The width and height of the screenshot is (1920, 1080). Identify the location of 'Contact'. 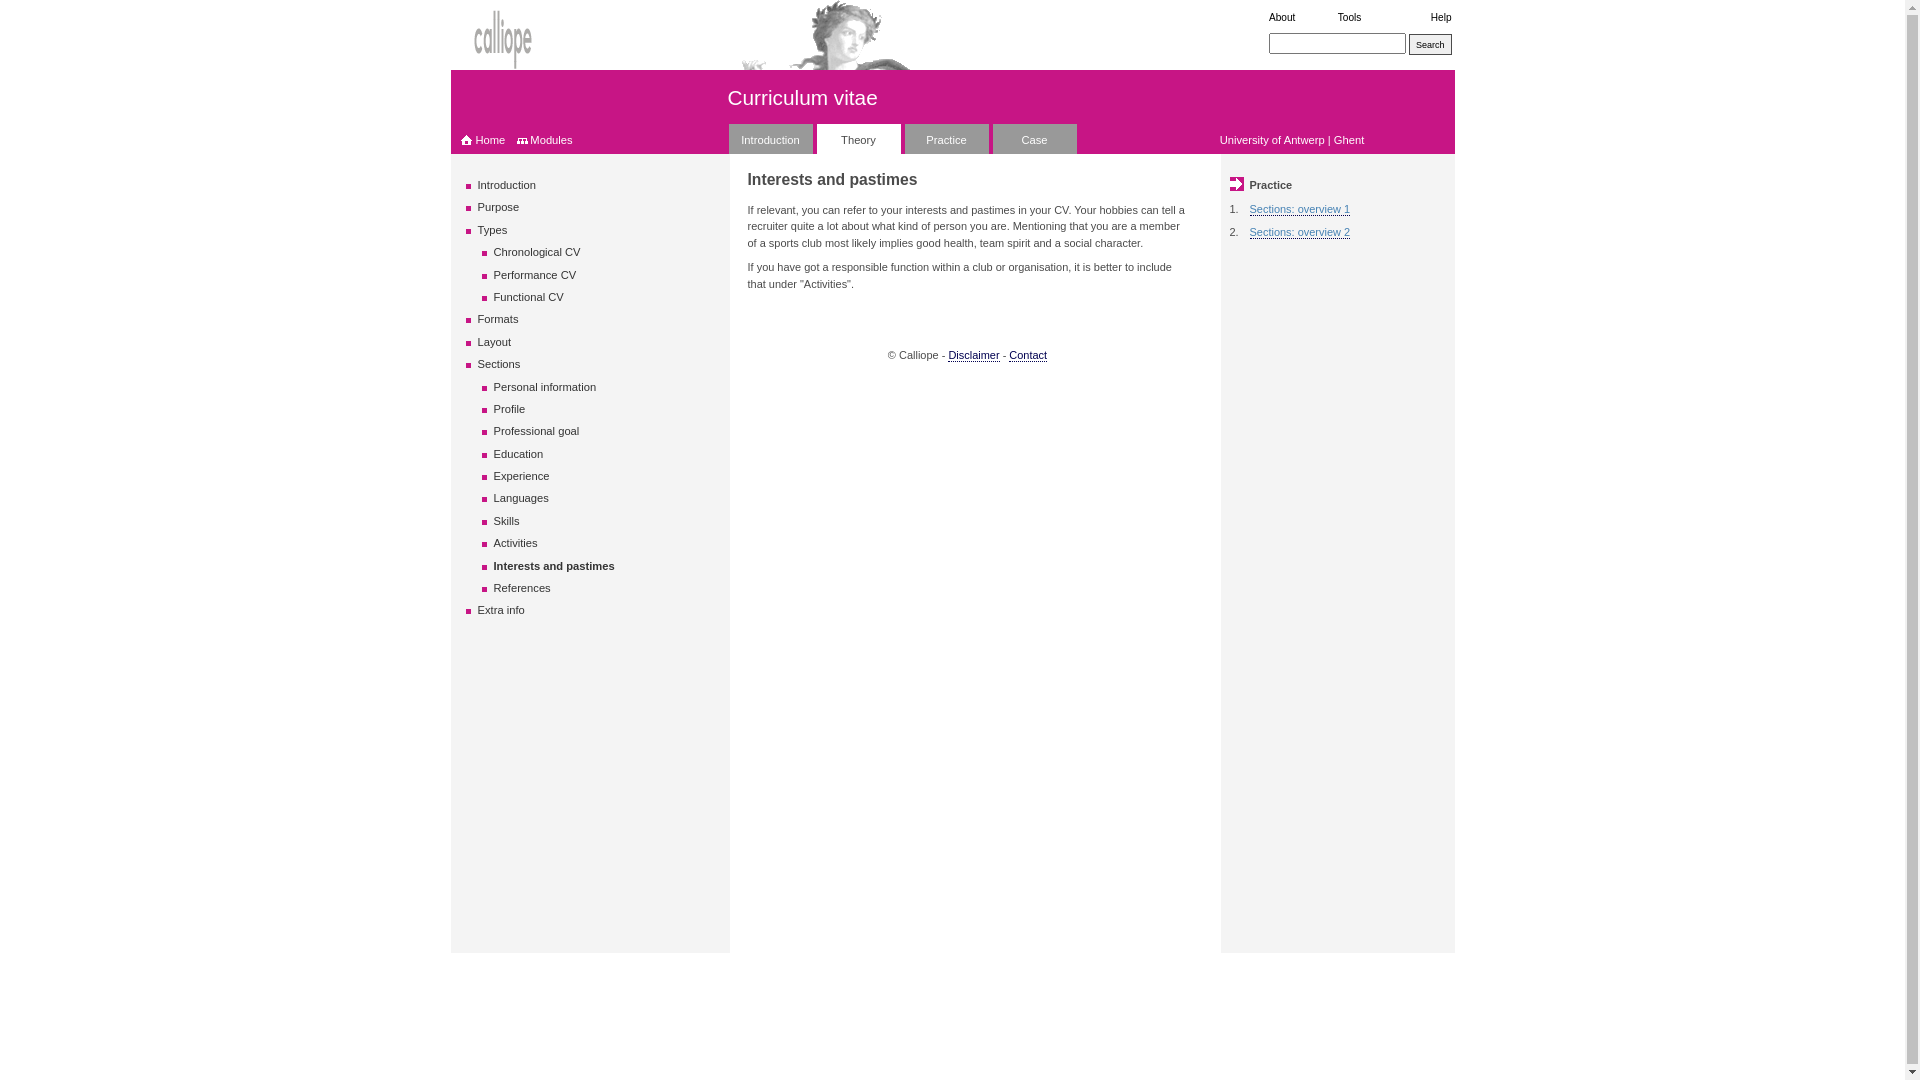
(1027, 354).